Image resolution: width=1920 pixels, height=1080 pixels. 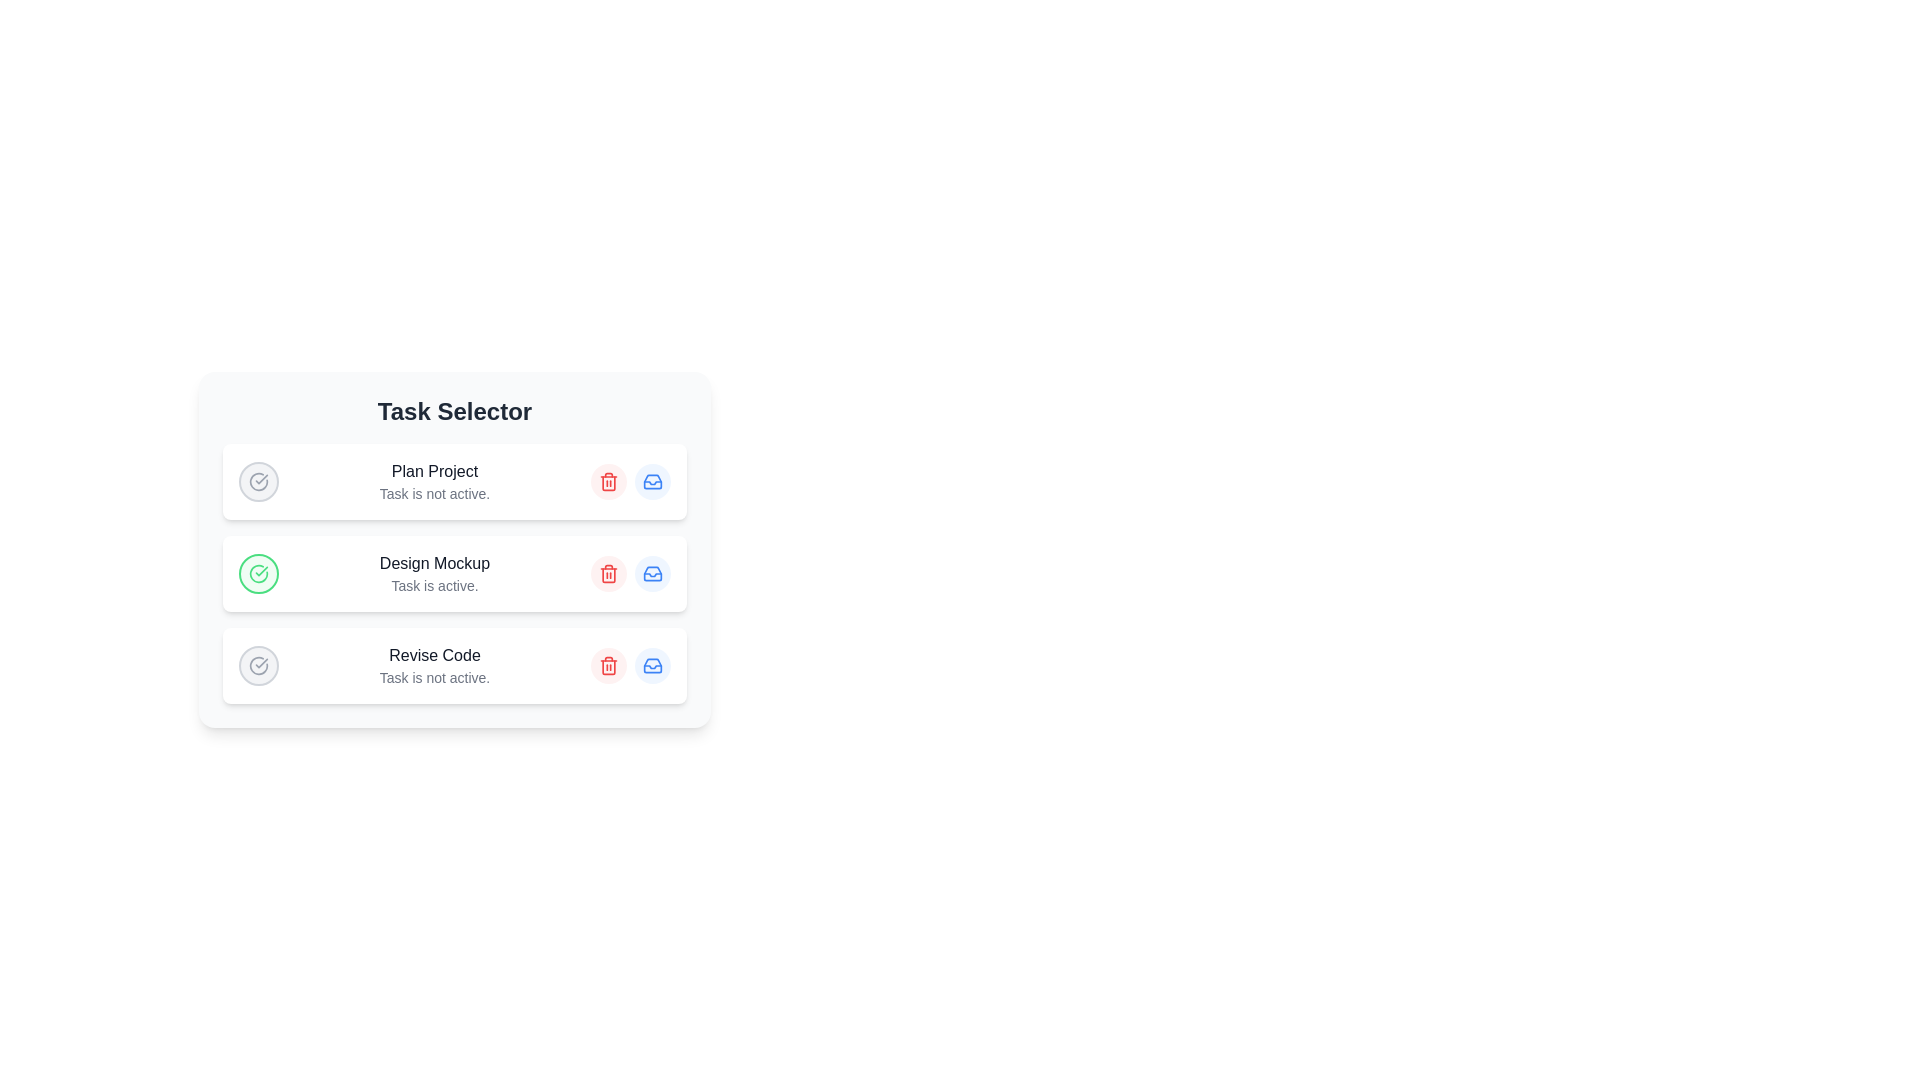 I want to click on the blue inbox icon located on the right side of the third row in the vertically arranged button group, so click(x=652, y=666).